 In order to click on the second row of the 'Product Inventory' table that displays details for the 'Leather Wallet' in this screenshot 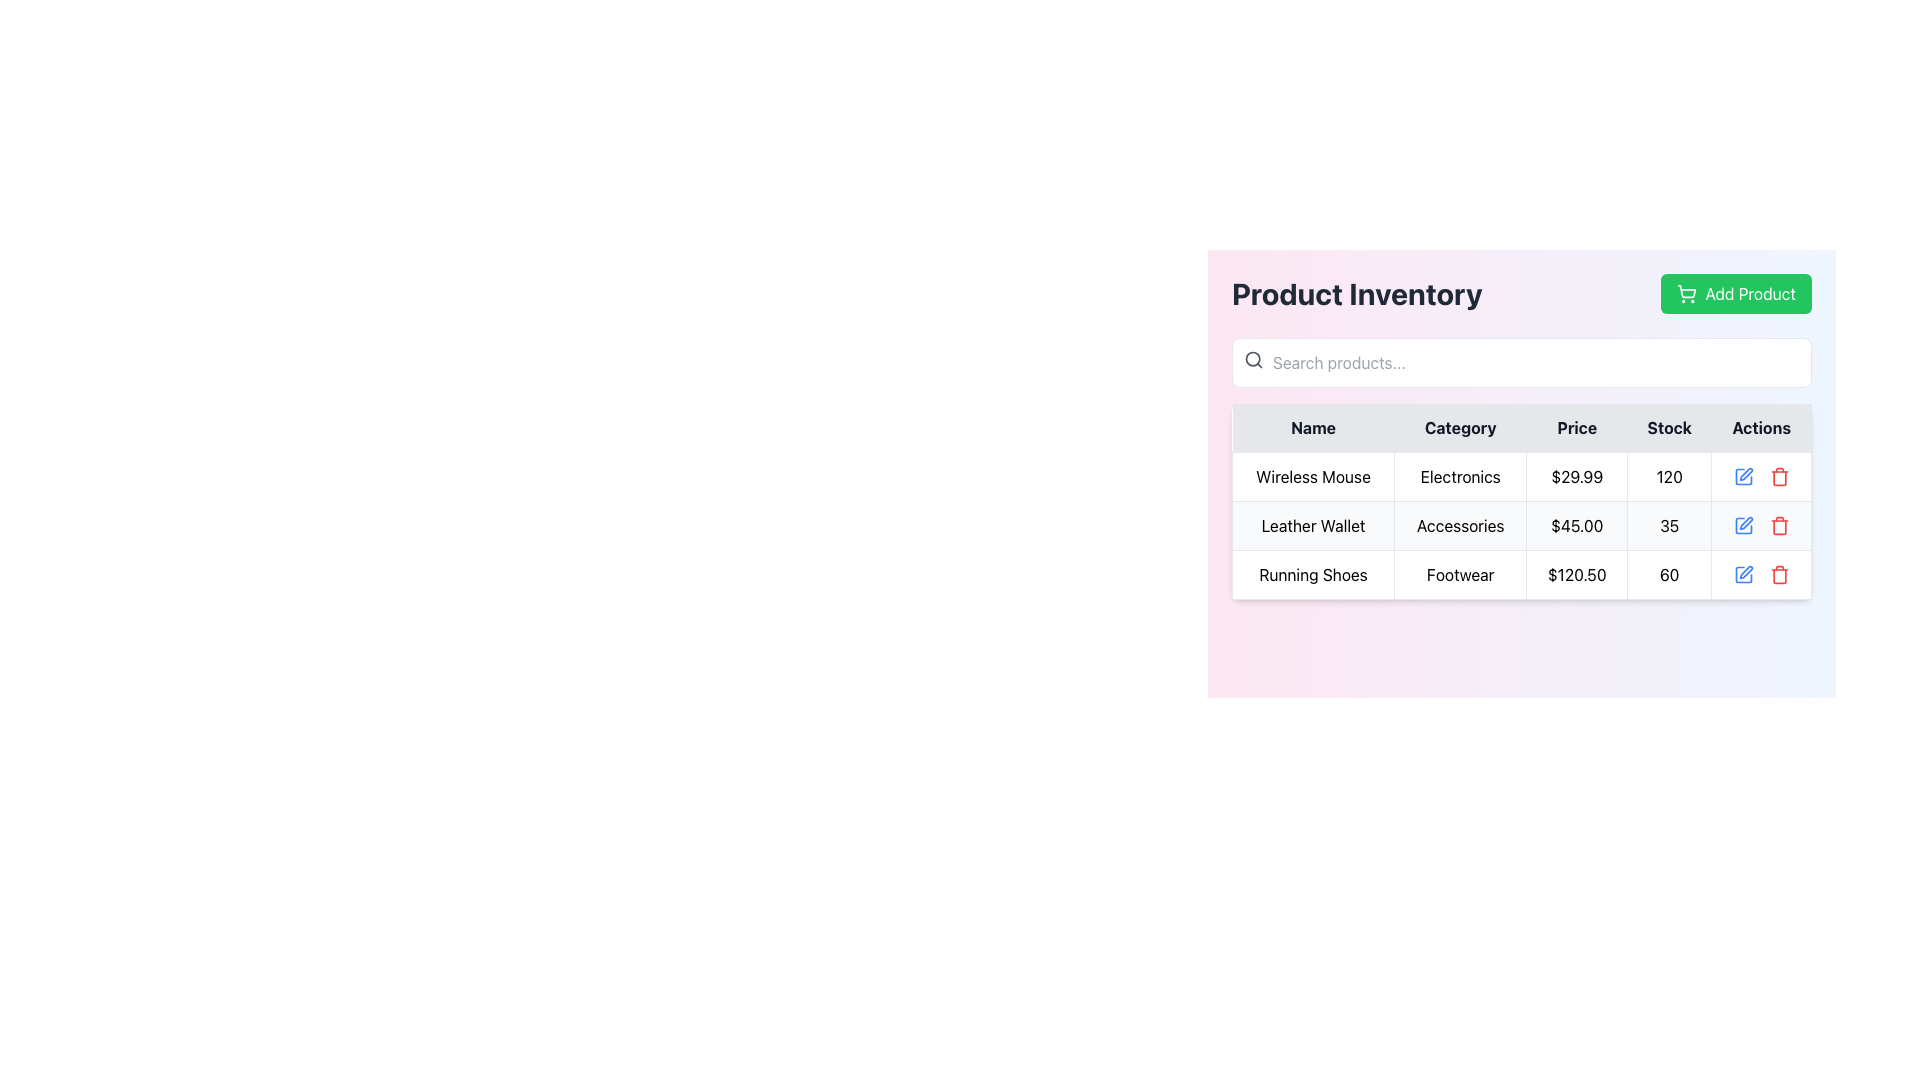, I will do `click(1520, 524)`.